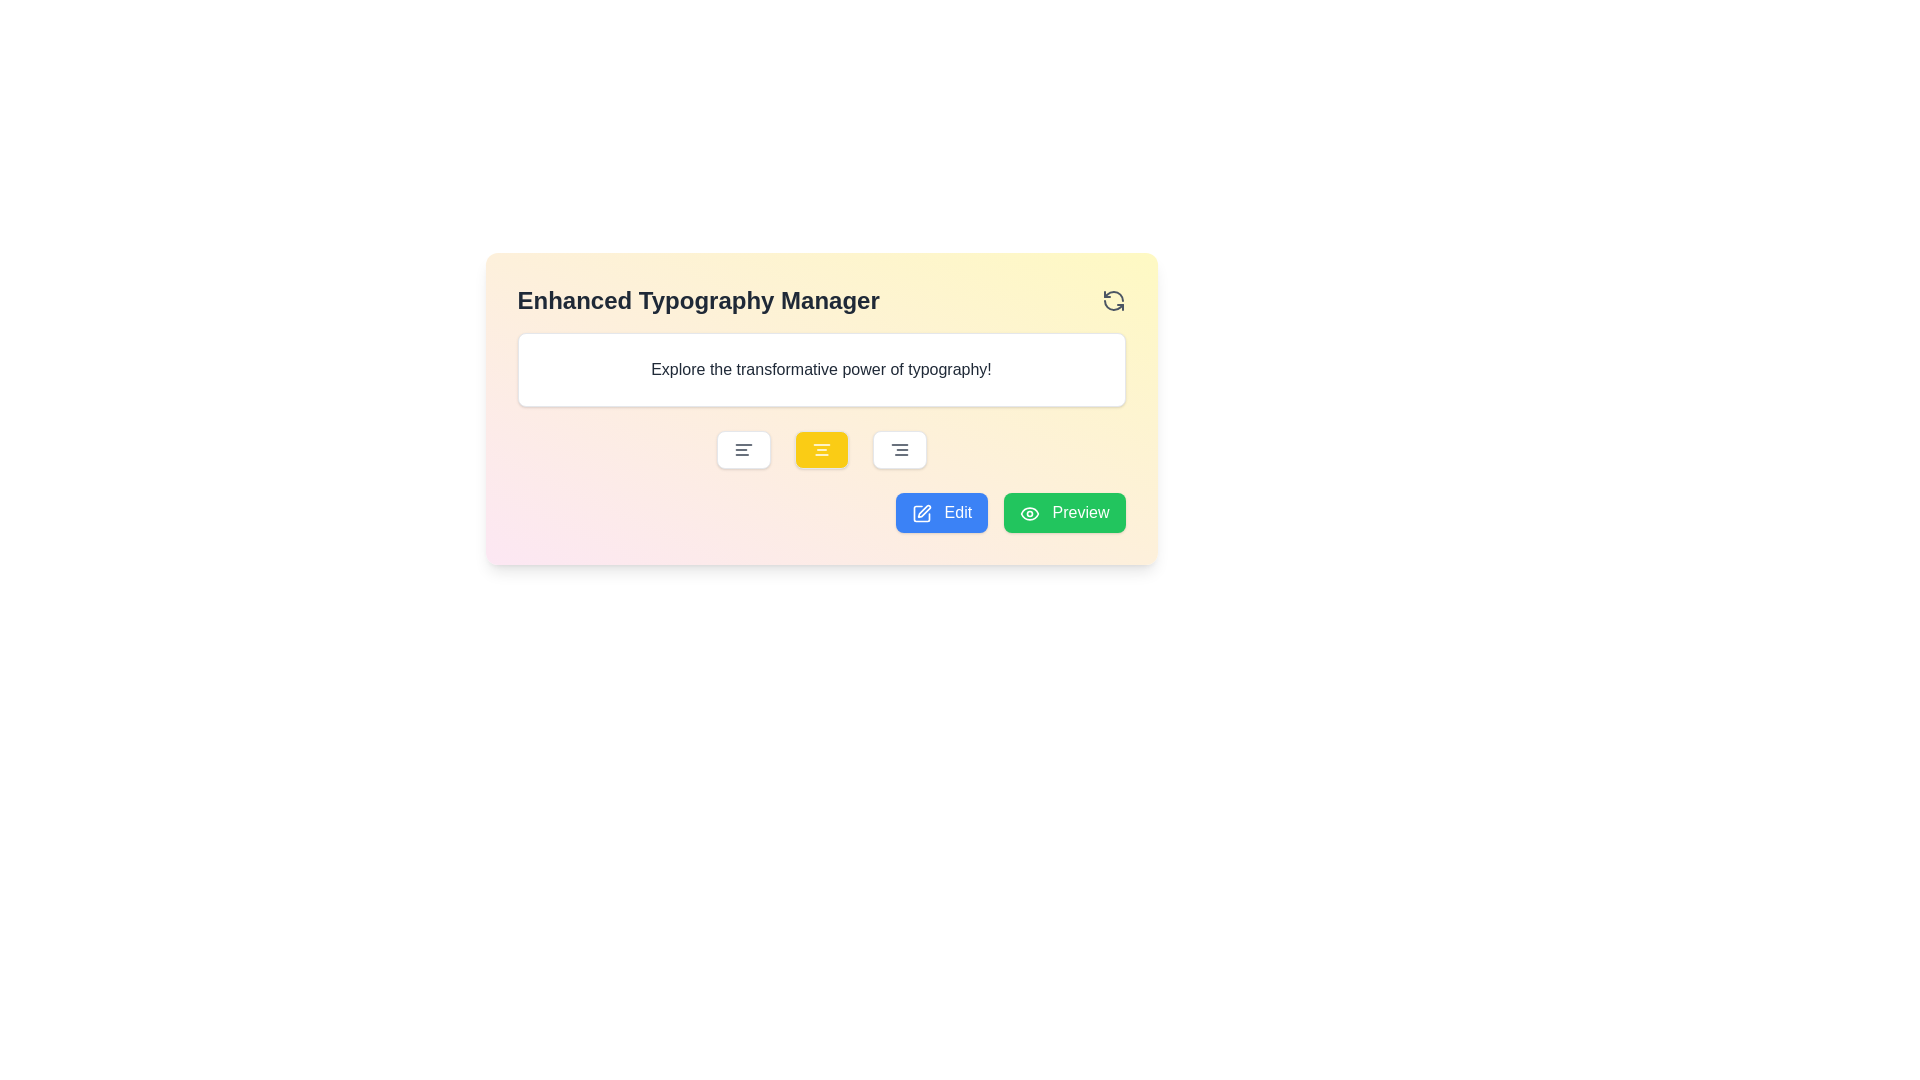  Describe the element at coordinates (1112, 300) in the screenshot. I see `the Circular arrow icon (refresh button) in the 'Enhanced Typography Manager' section, located at the top-right corner, to refresh the content` at that location.